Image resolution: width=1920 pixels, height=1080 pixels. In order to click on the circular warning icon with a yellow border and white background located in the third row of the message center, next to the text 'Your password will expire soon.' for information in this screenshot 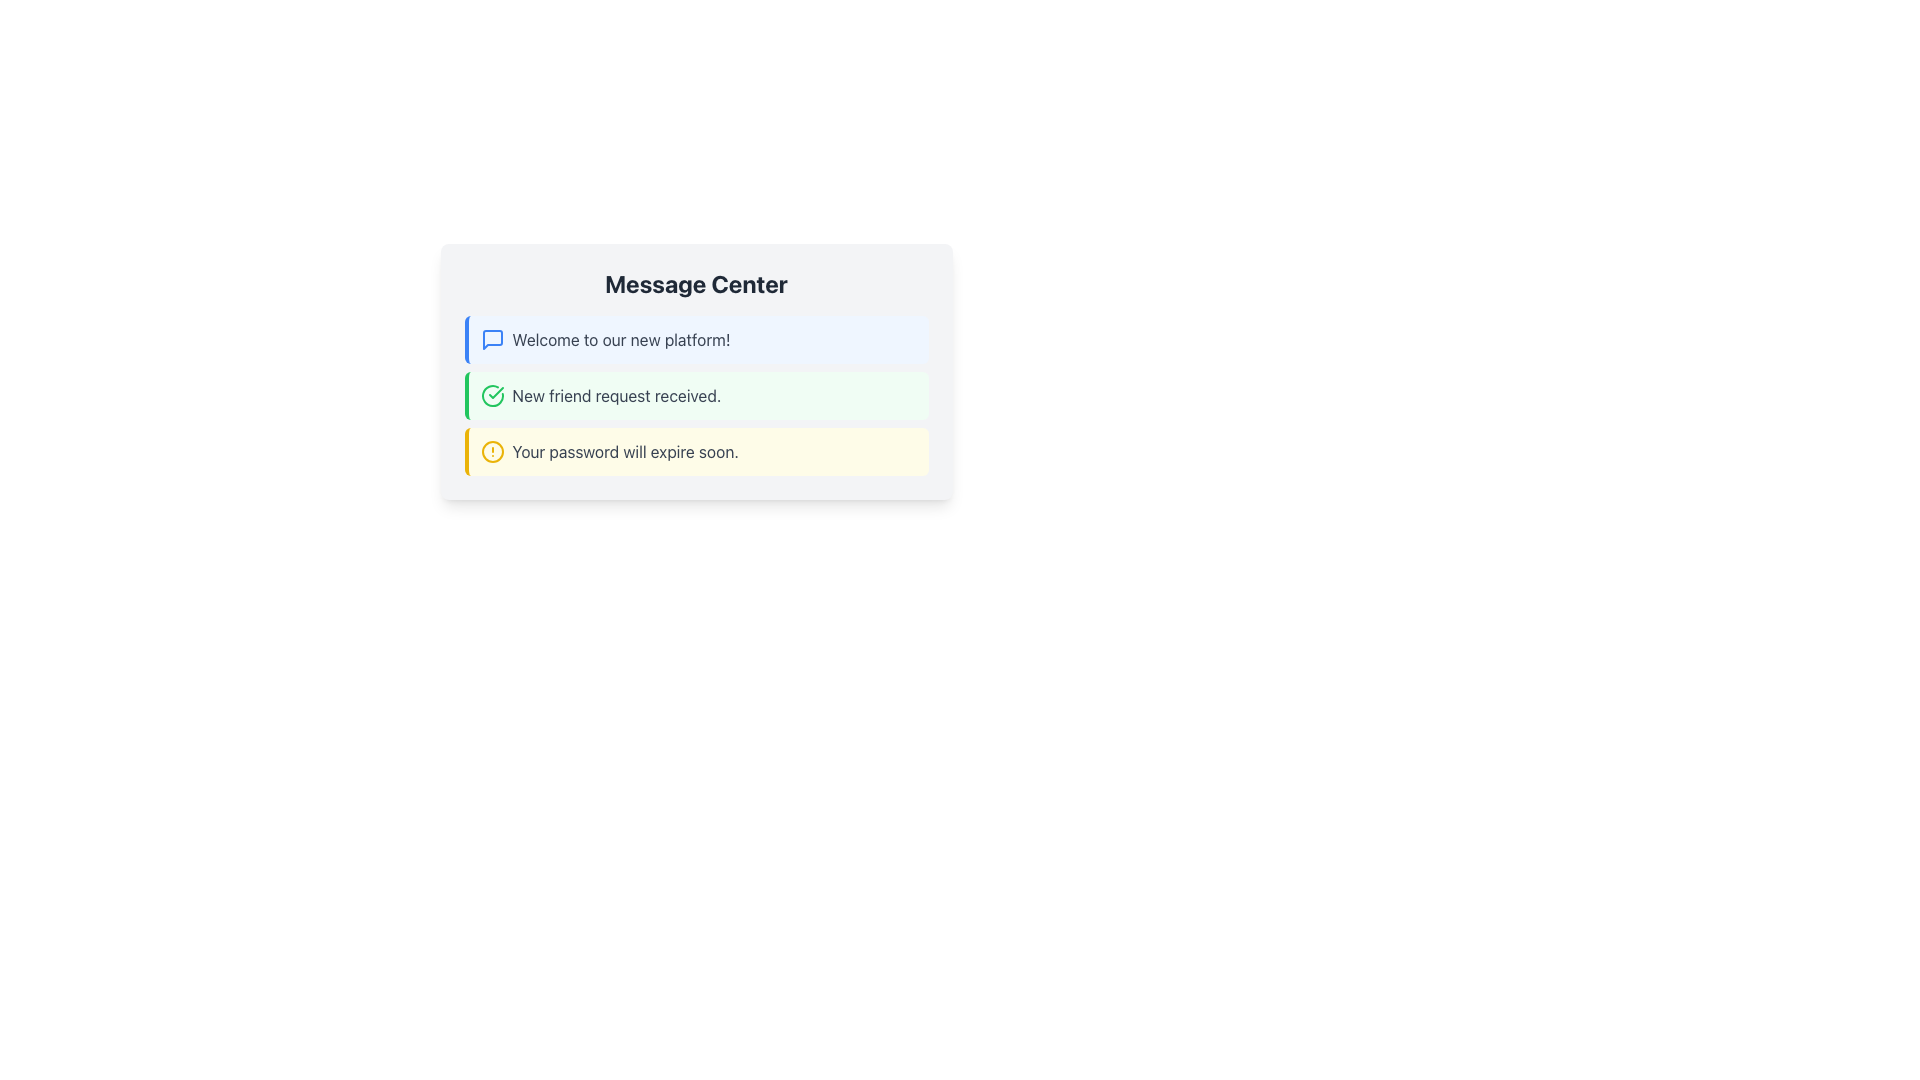, I will do `click(492, 451)`.